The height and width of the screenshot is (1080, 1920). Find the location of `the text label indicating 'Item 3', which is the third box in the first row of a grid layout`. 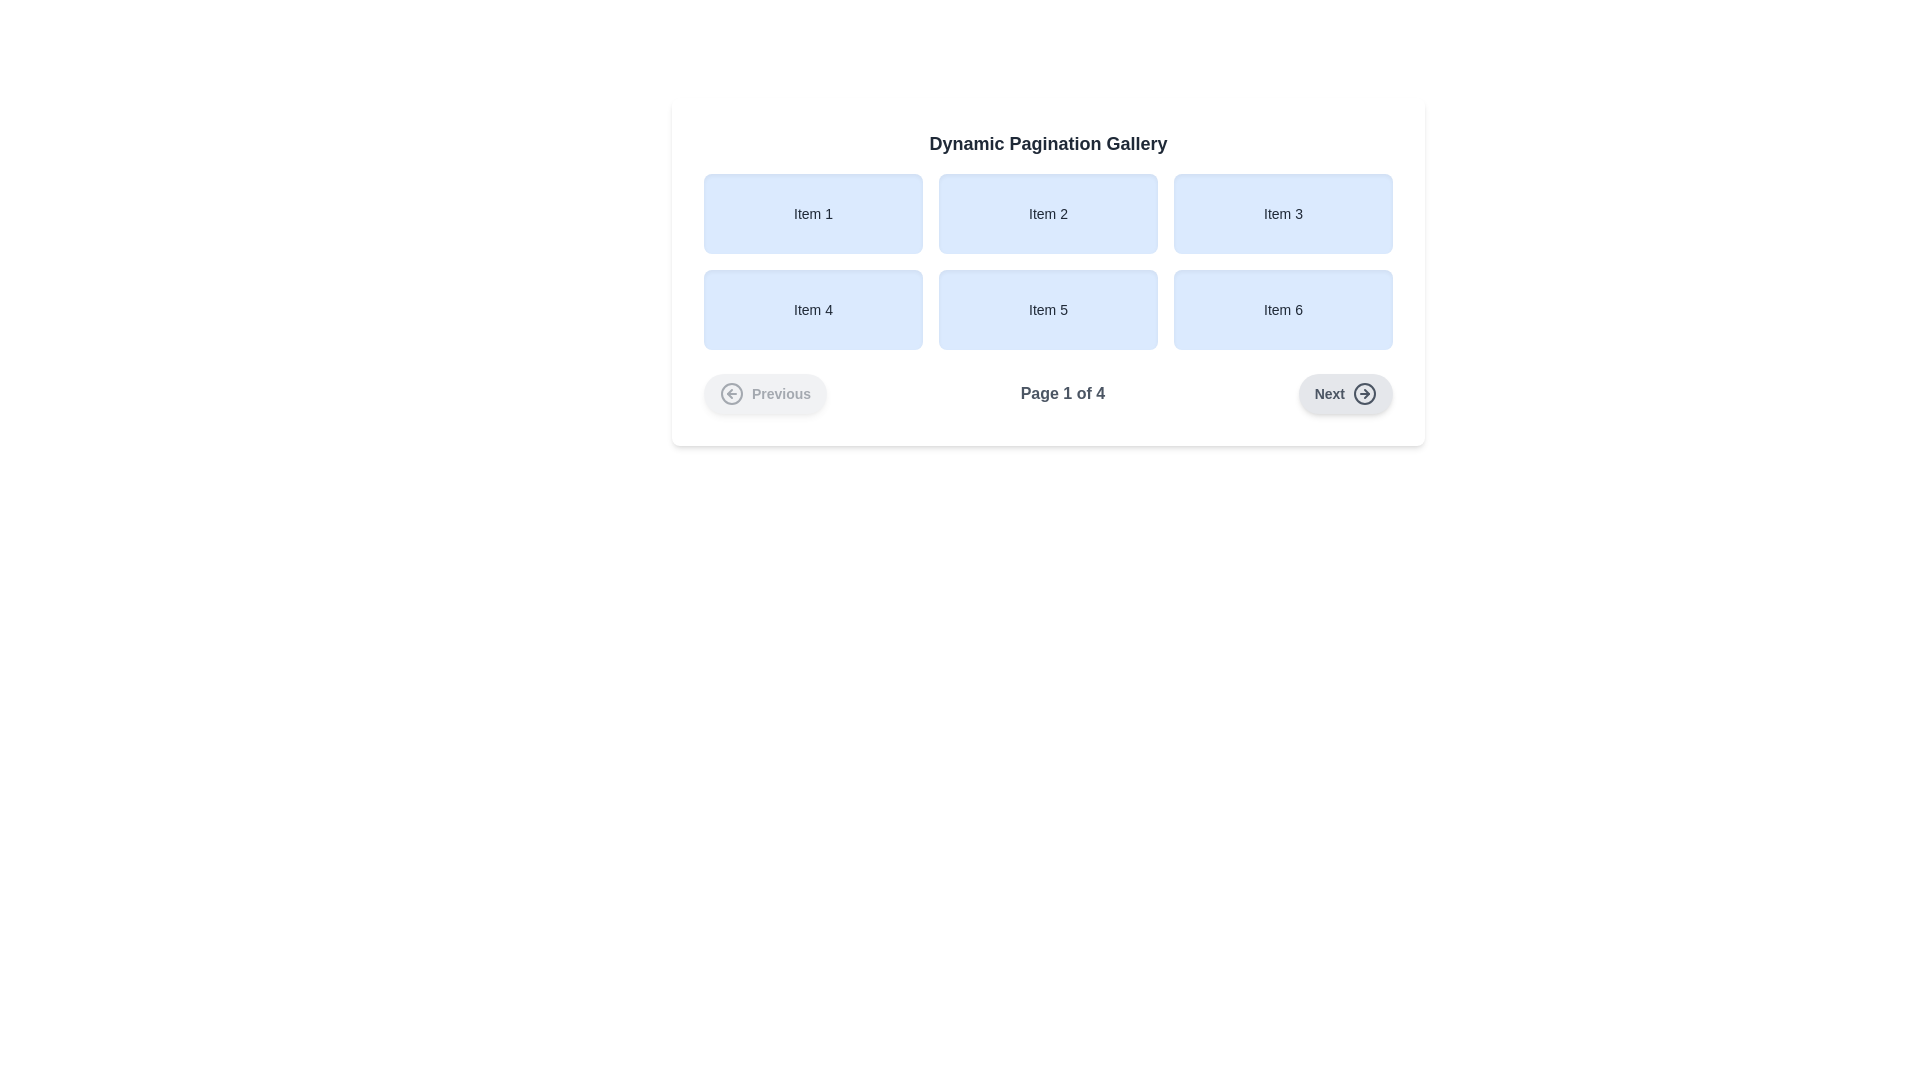

the text label indicating 'Item 3', which is the third box in the first row of a grid layout is located at coordinates (1283, 213).